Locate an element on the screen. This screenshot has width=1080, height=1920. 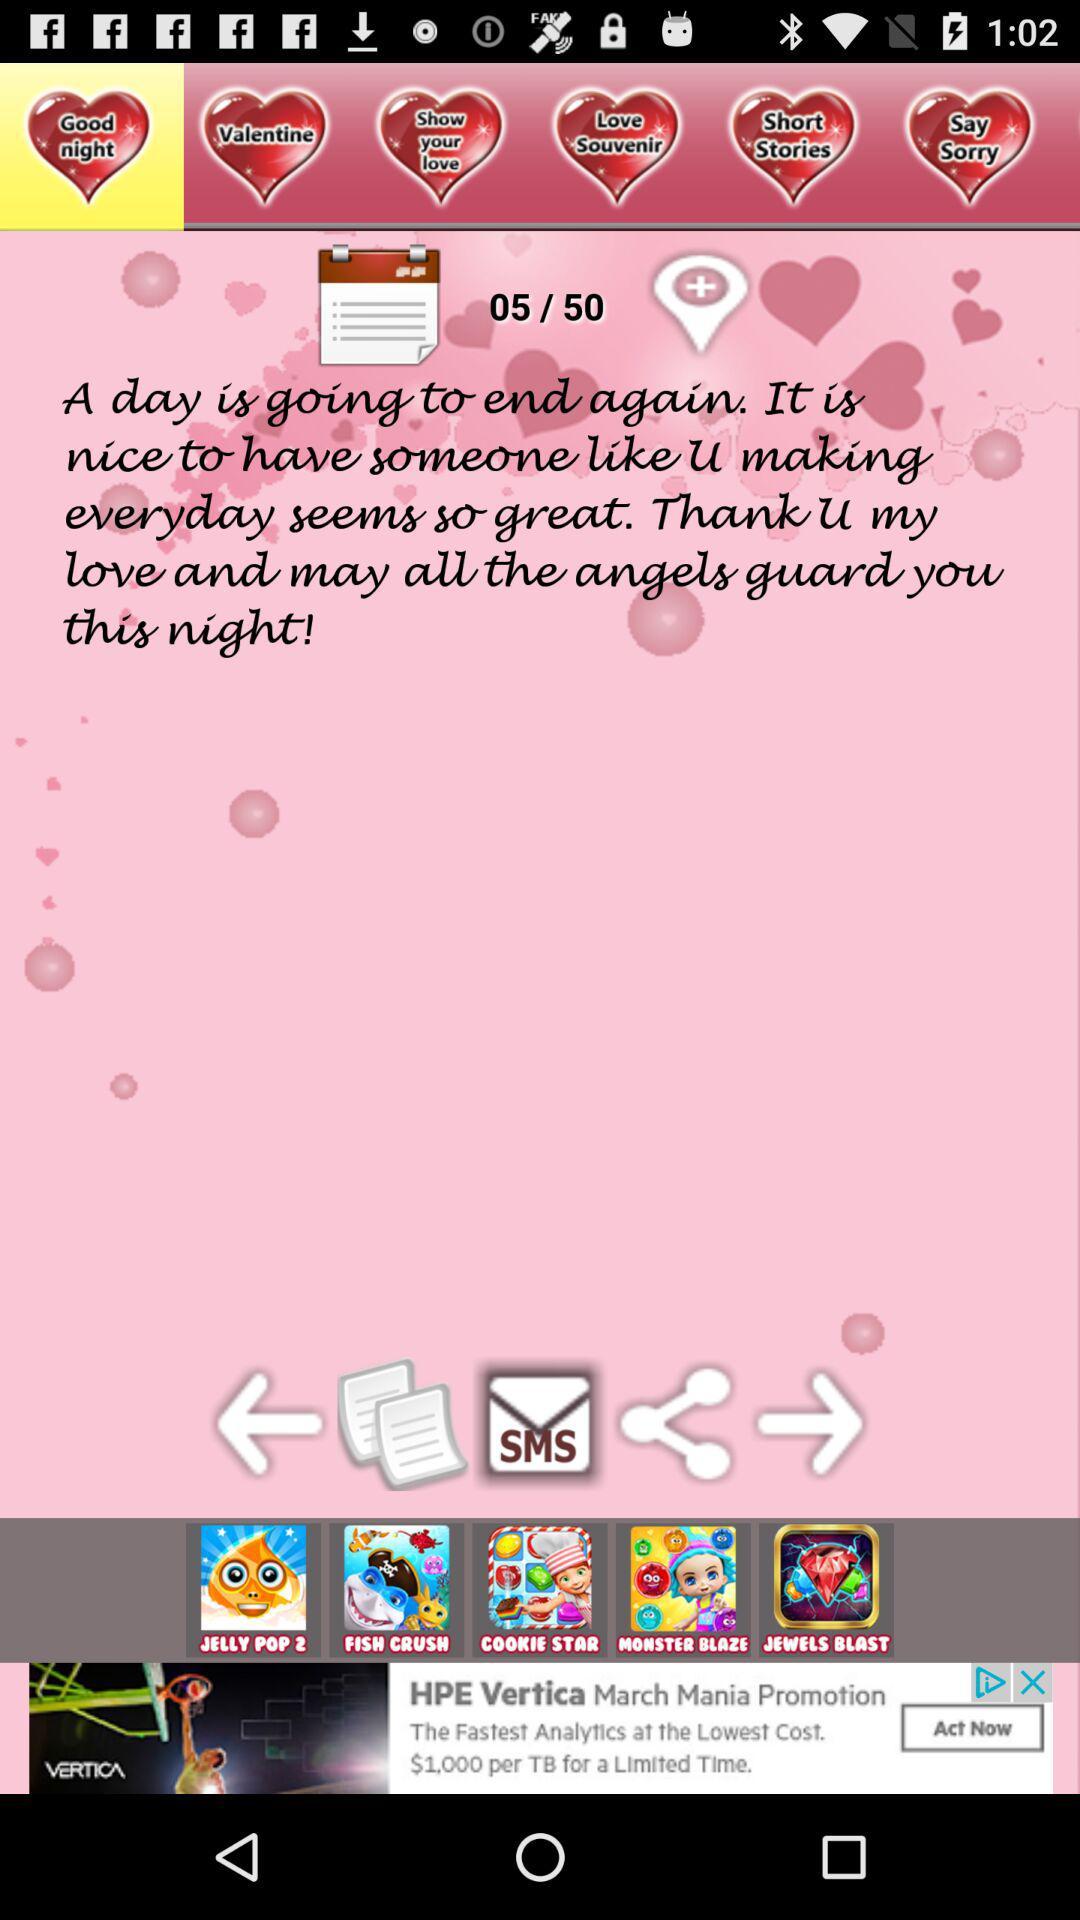
next is located at coordinates (810, 1422).